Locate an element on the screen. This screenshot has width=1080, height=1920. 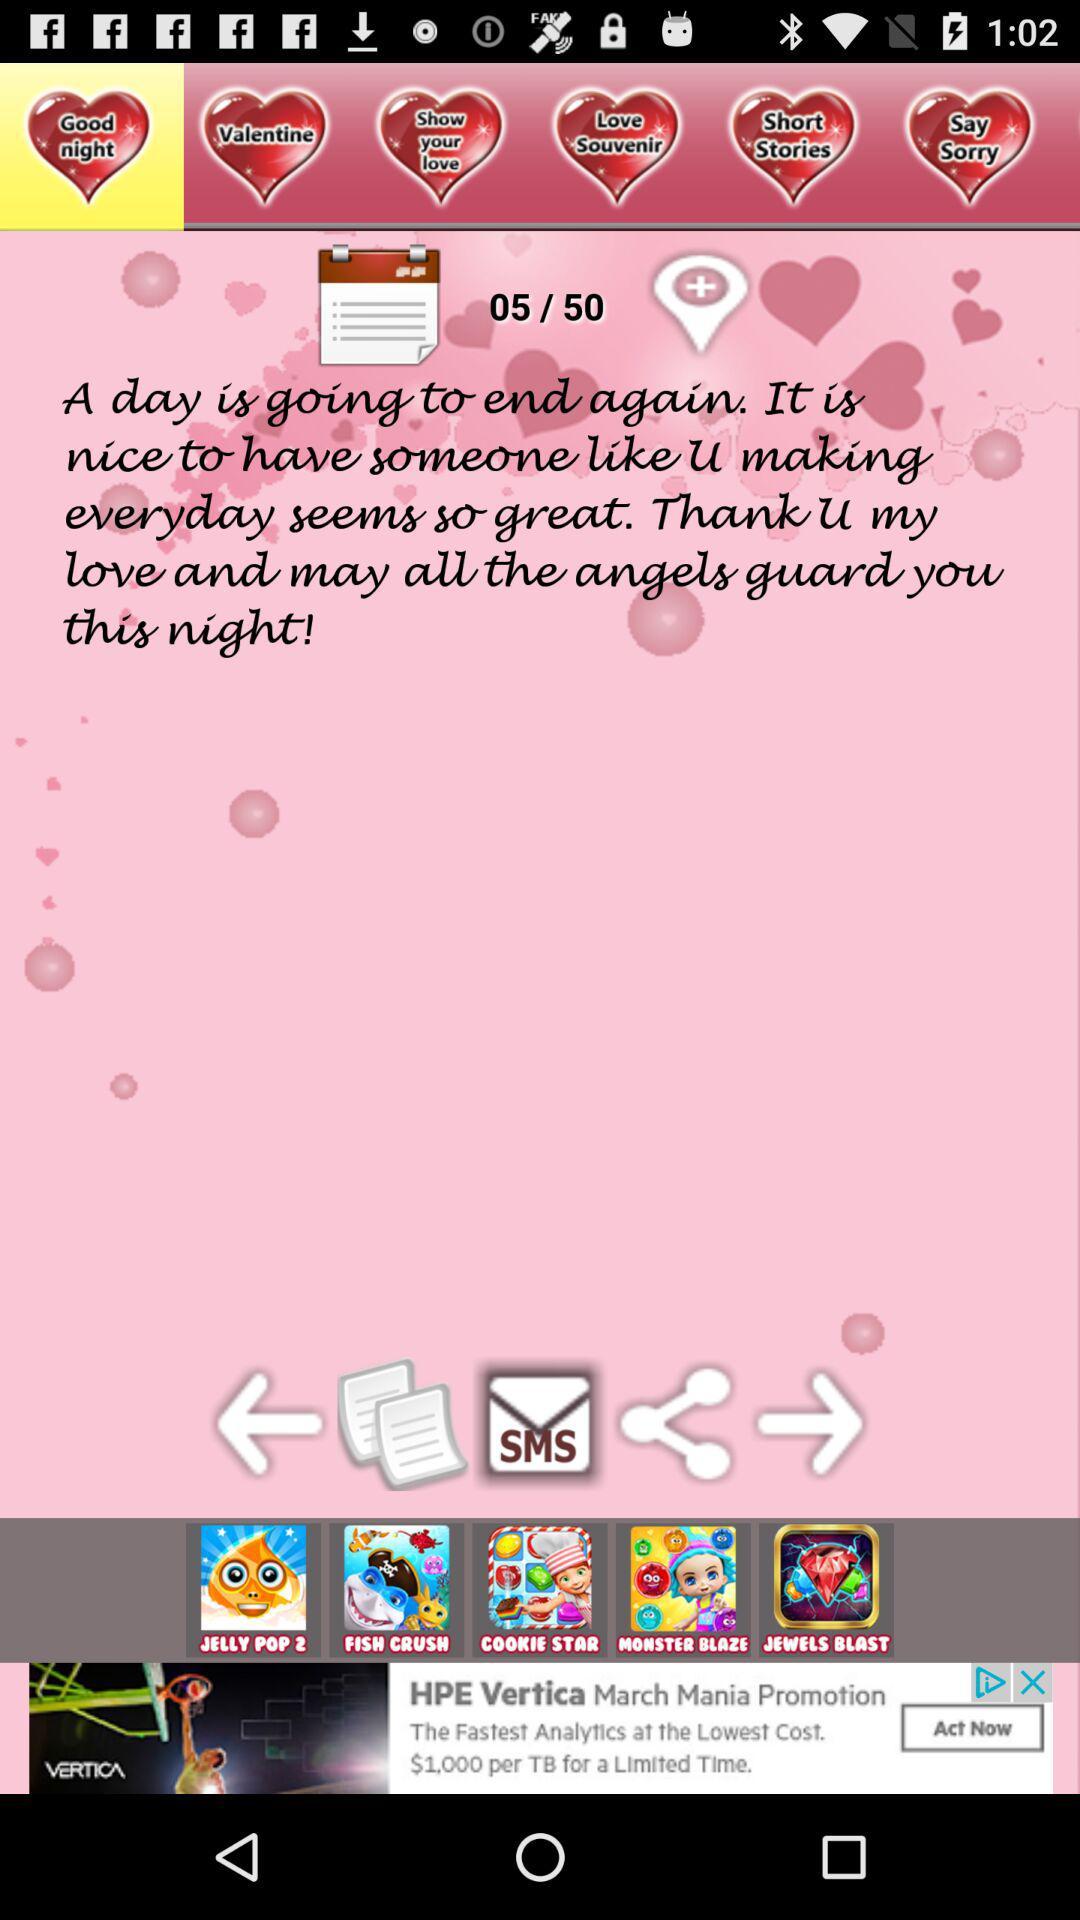
next is located at coordinates (810, 1422).